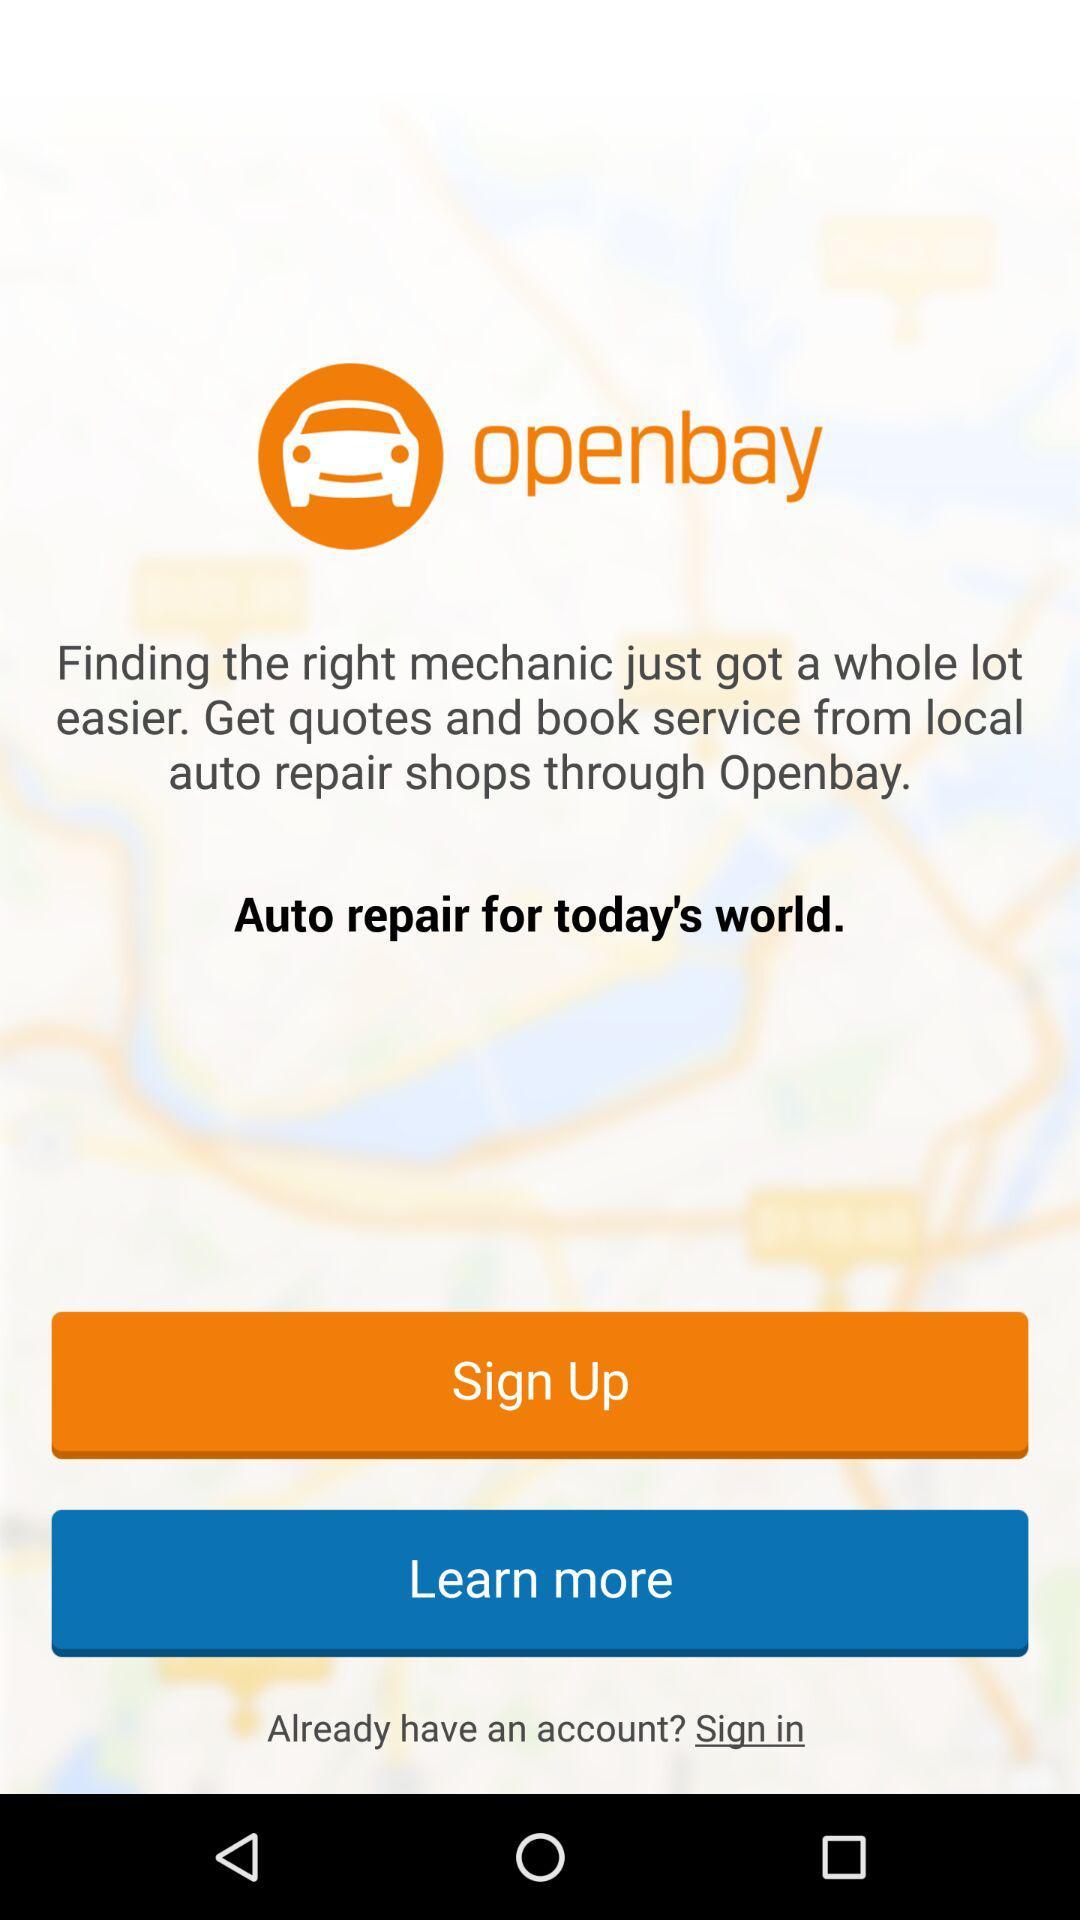 The height and width of the screenshot is (1920, 1080). Describe the element at coordinates (540, 1726) in the screenshot. I see `already have an item` at that location.